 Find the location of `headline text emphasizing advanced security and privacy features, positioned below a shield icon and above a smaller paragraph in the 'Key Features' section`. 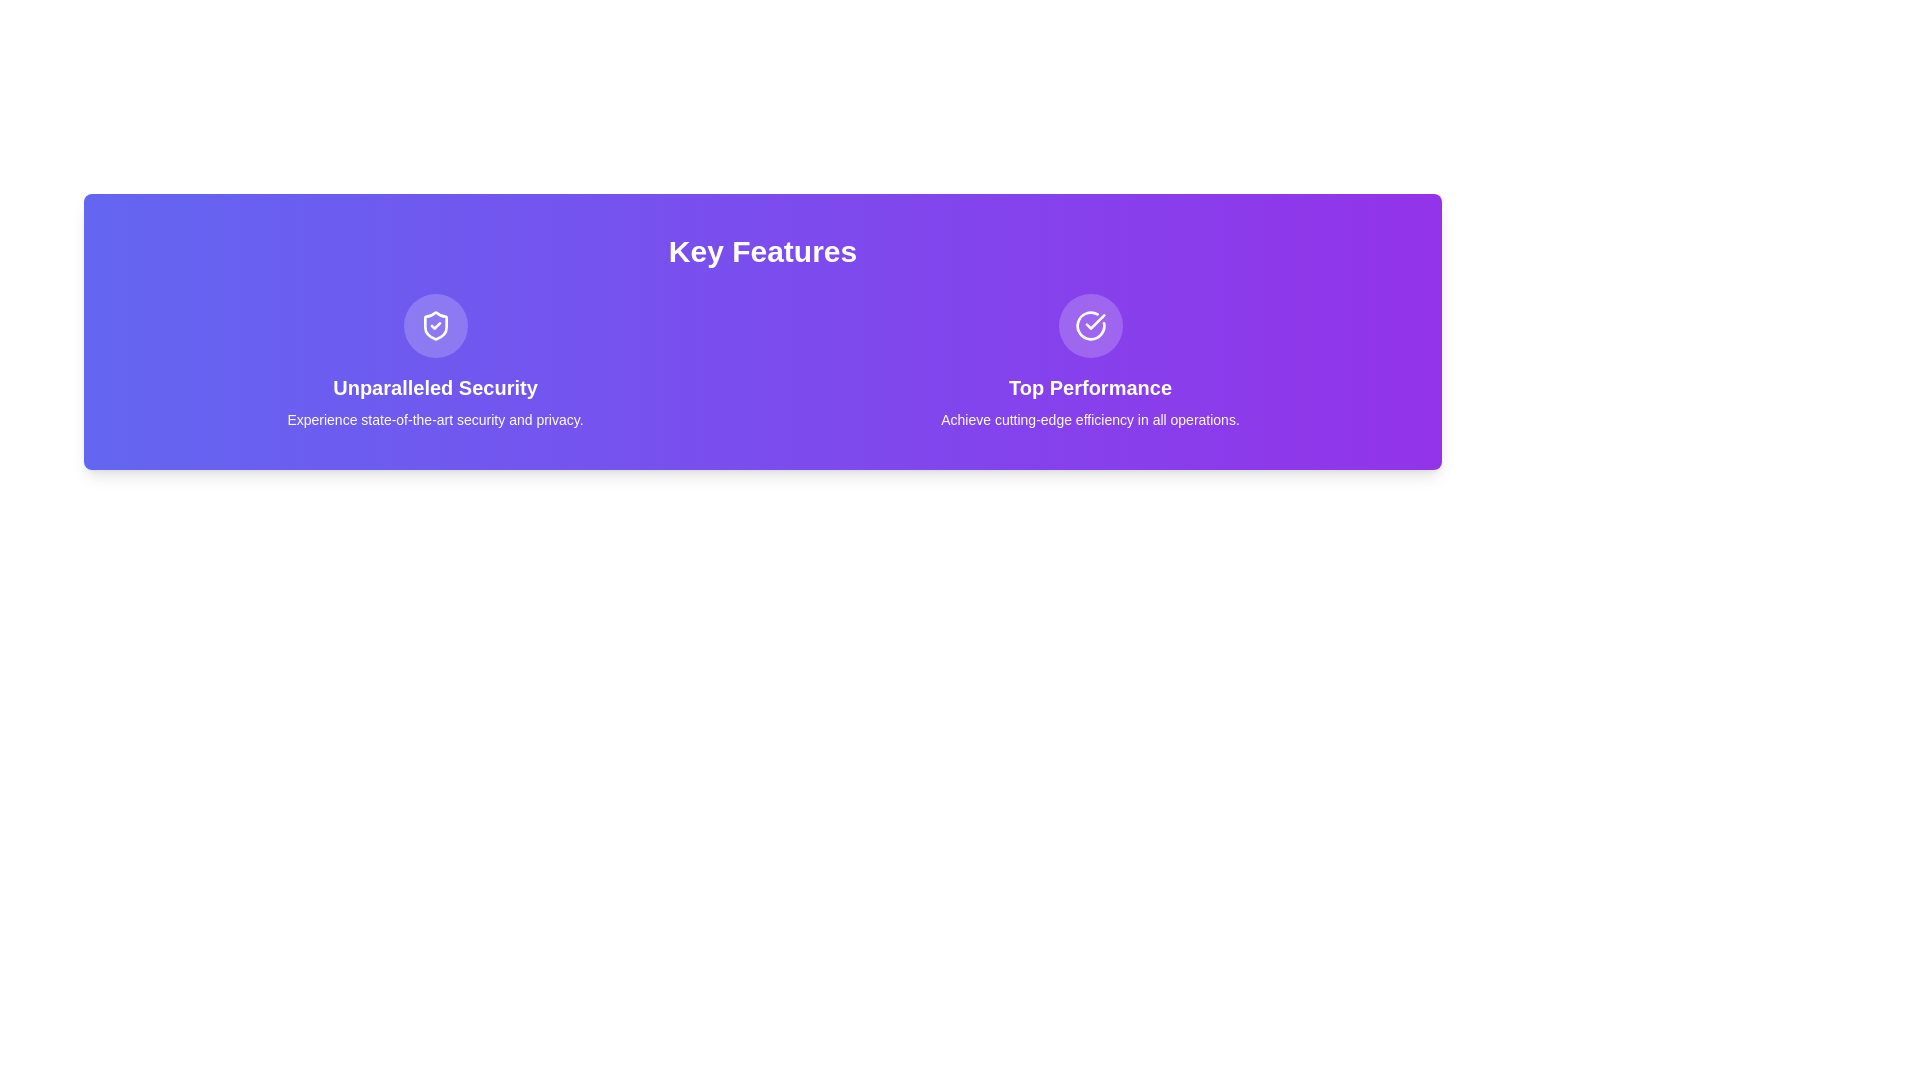

headline text emphasizing advanced security and privacy features, positioned below a shield icon and above a smaller paragraph in the 'Key Features' section is located at coordinates (434, 388).